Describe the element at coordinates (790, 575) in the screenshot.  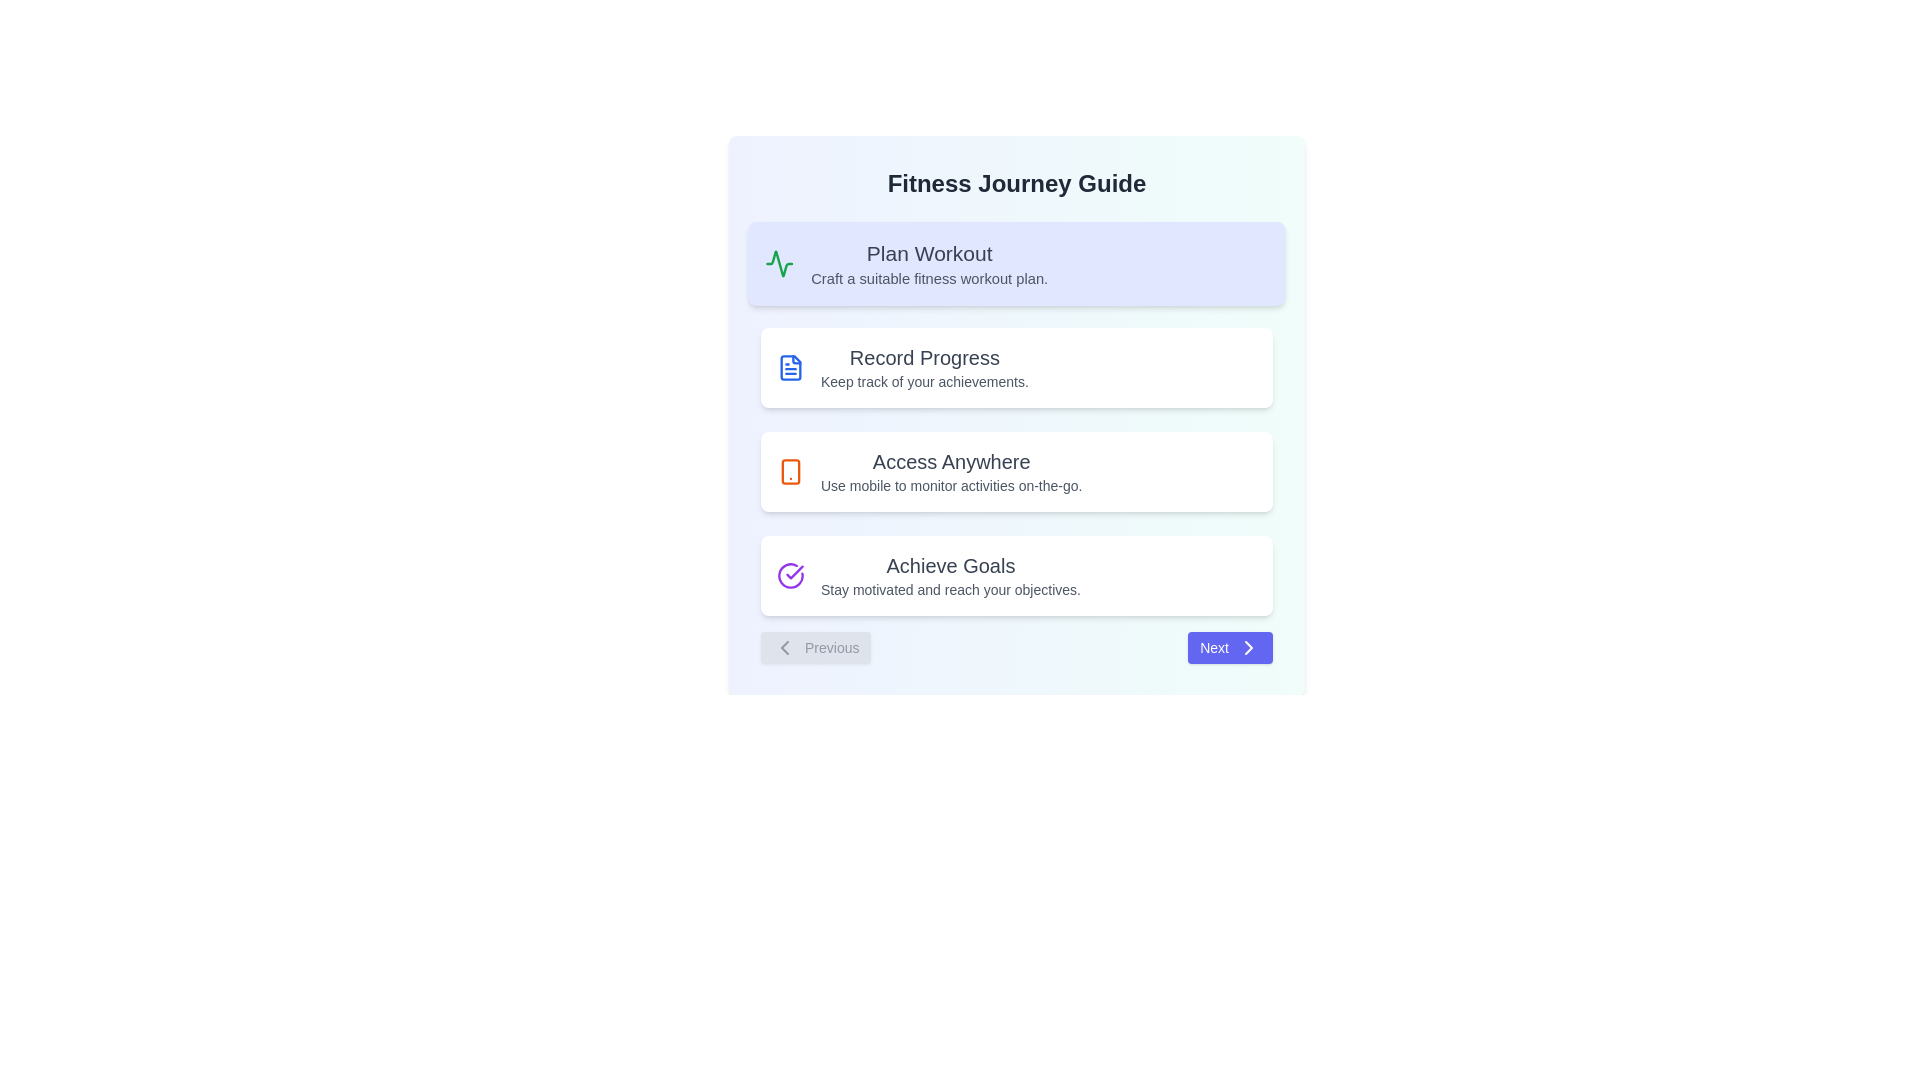
I see `the Decorative icon located to the left of the 'Achieve Goals' text in the fourth section of the vertically stacked list` at that location.